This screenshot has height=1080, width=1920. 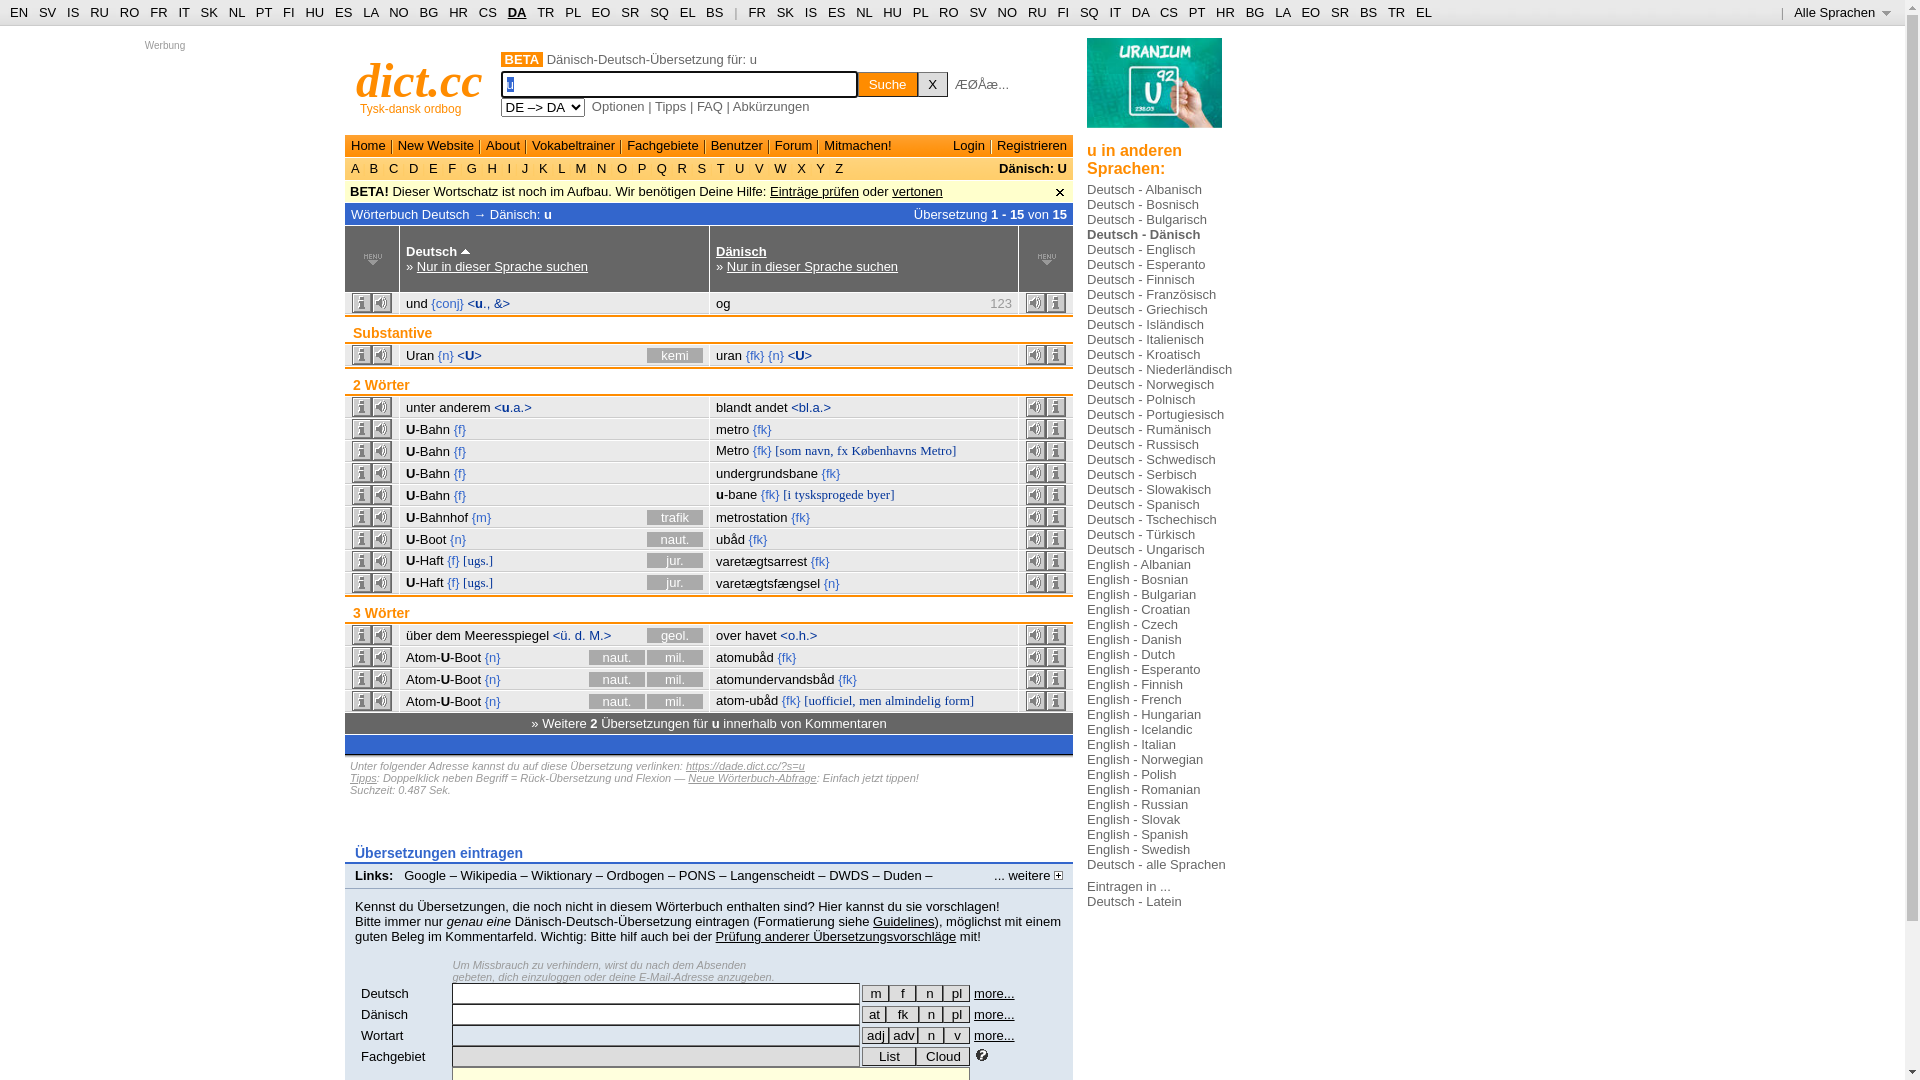 What do you see at coordinates (412, 167) in the screenshot?
I see `'D'` at bounding box center [412, 167].